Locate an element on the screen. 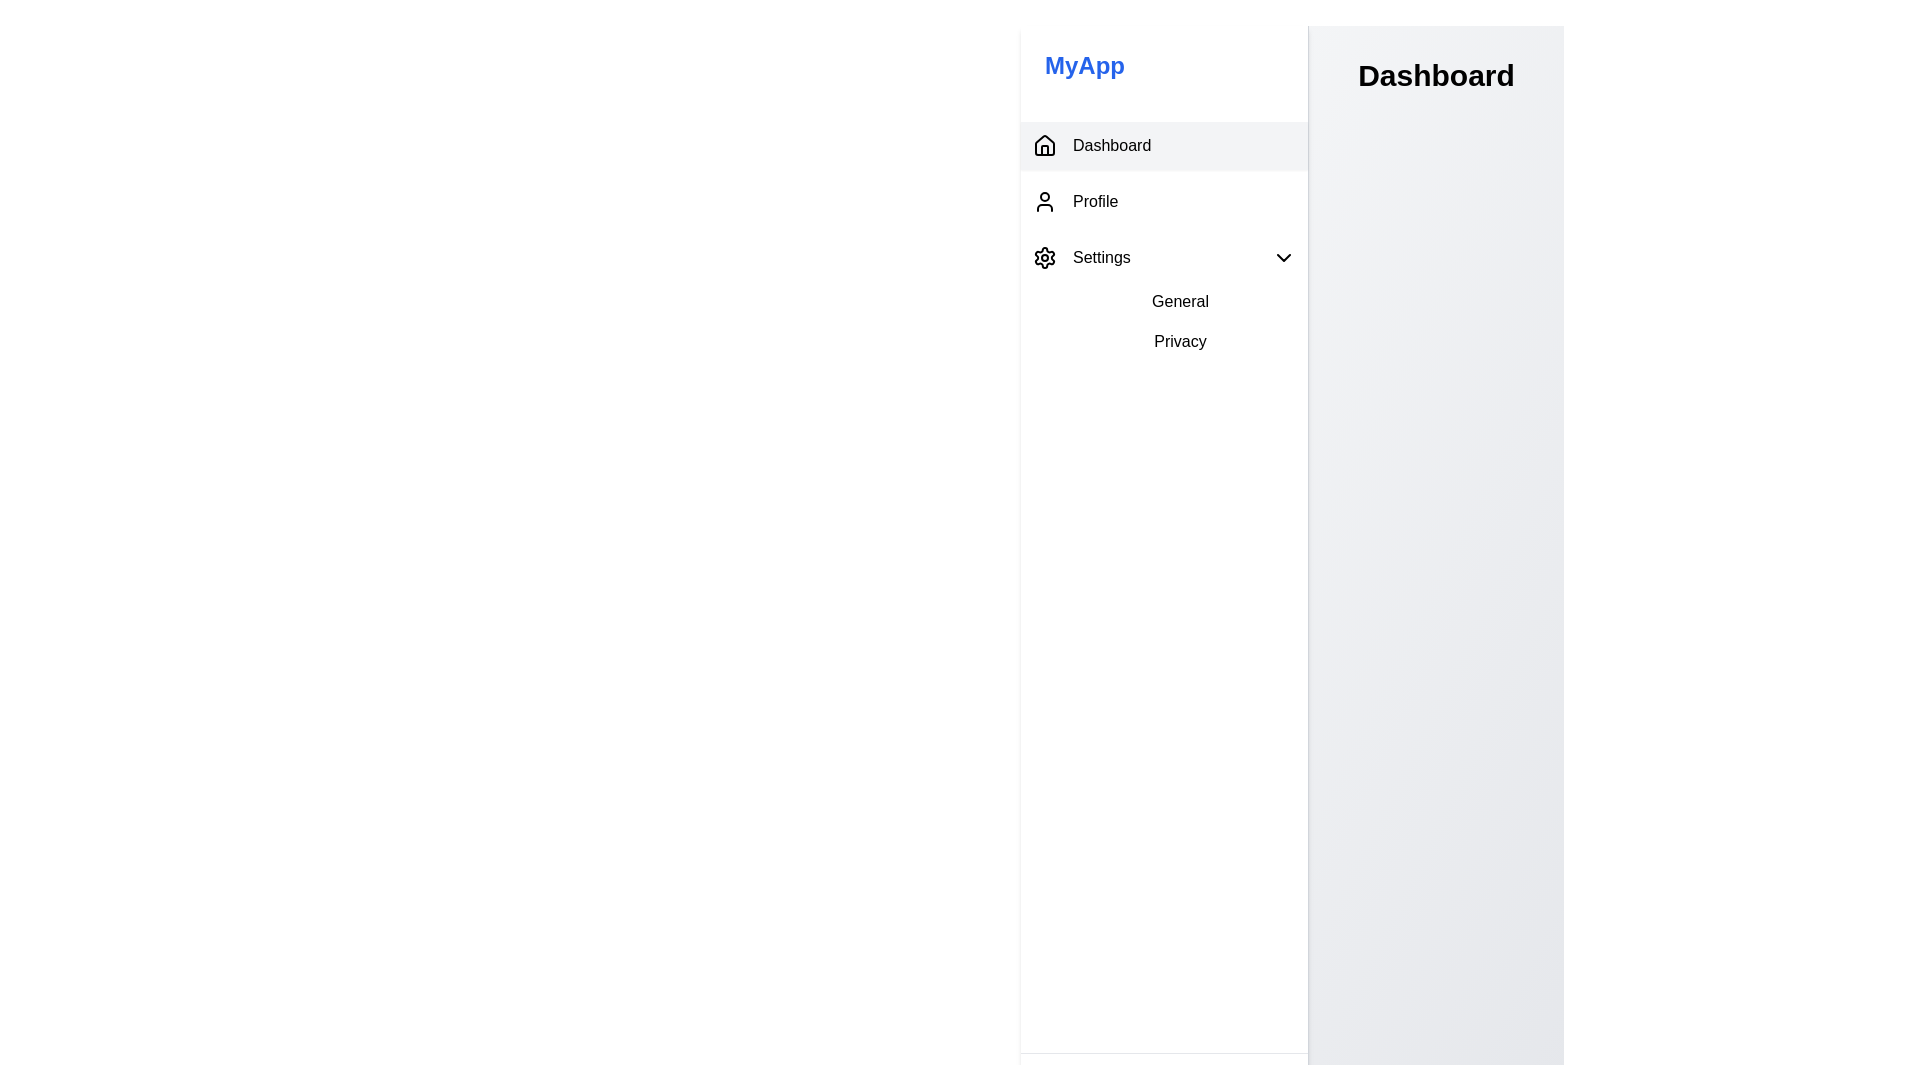 The image size is (1920, 1080). the home icon located at the top-left part of the interface, which is associated with the 'Dashboard' label is located at coordinates (1044, 145).